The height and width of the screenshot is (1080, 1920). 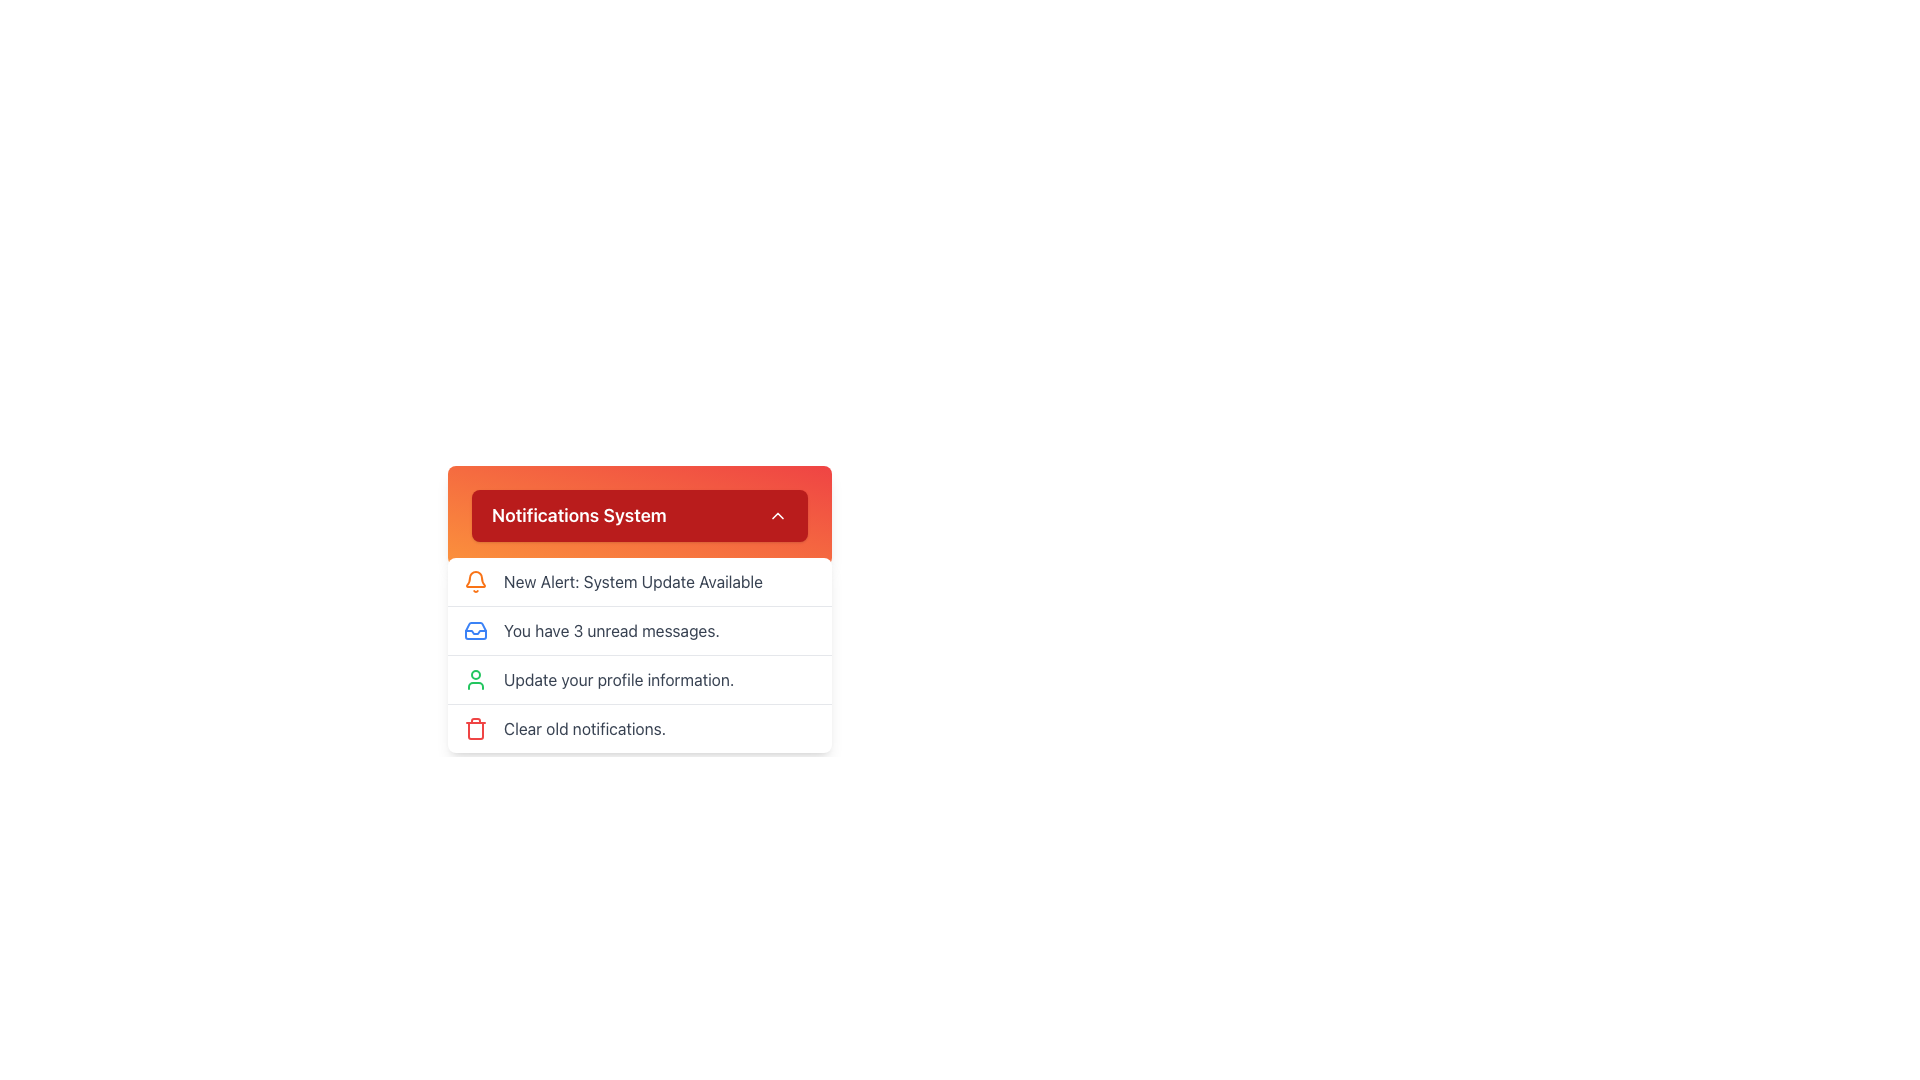 What do you see at coordinates (474, 582) in the screenshot?
I see `the distinctive orange bell icon located on the leftmost side of the first notification item under the 'Notifications System' section, which is aligned next to the notification text 'New Alert: System Update Available'` at bounding box center [474, 582].